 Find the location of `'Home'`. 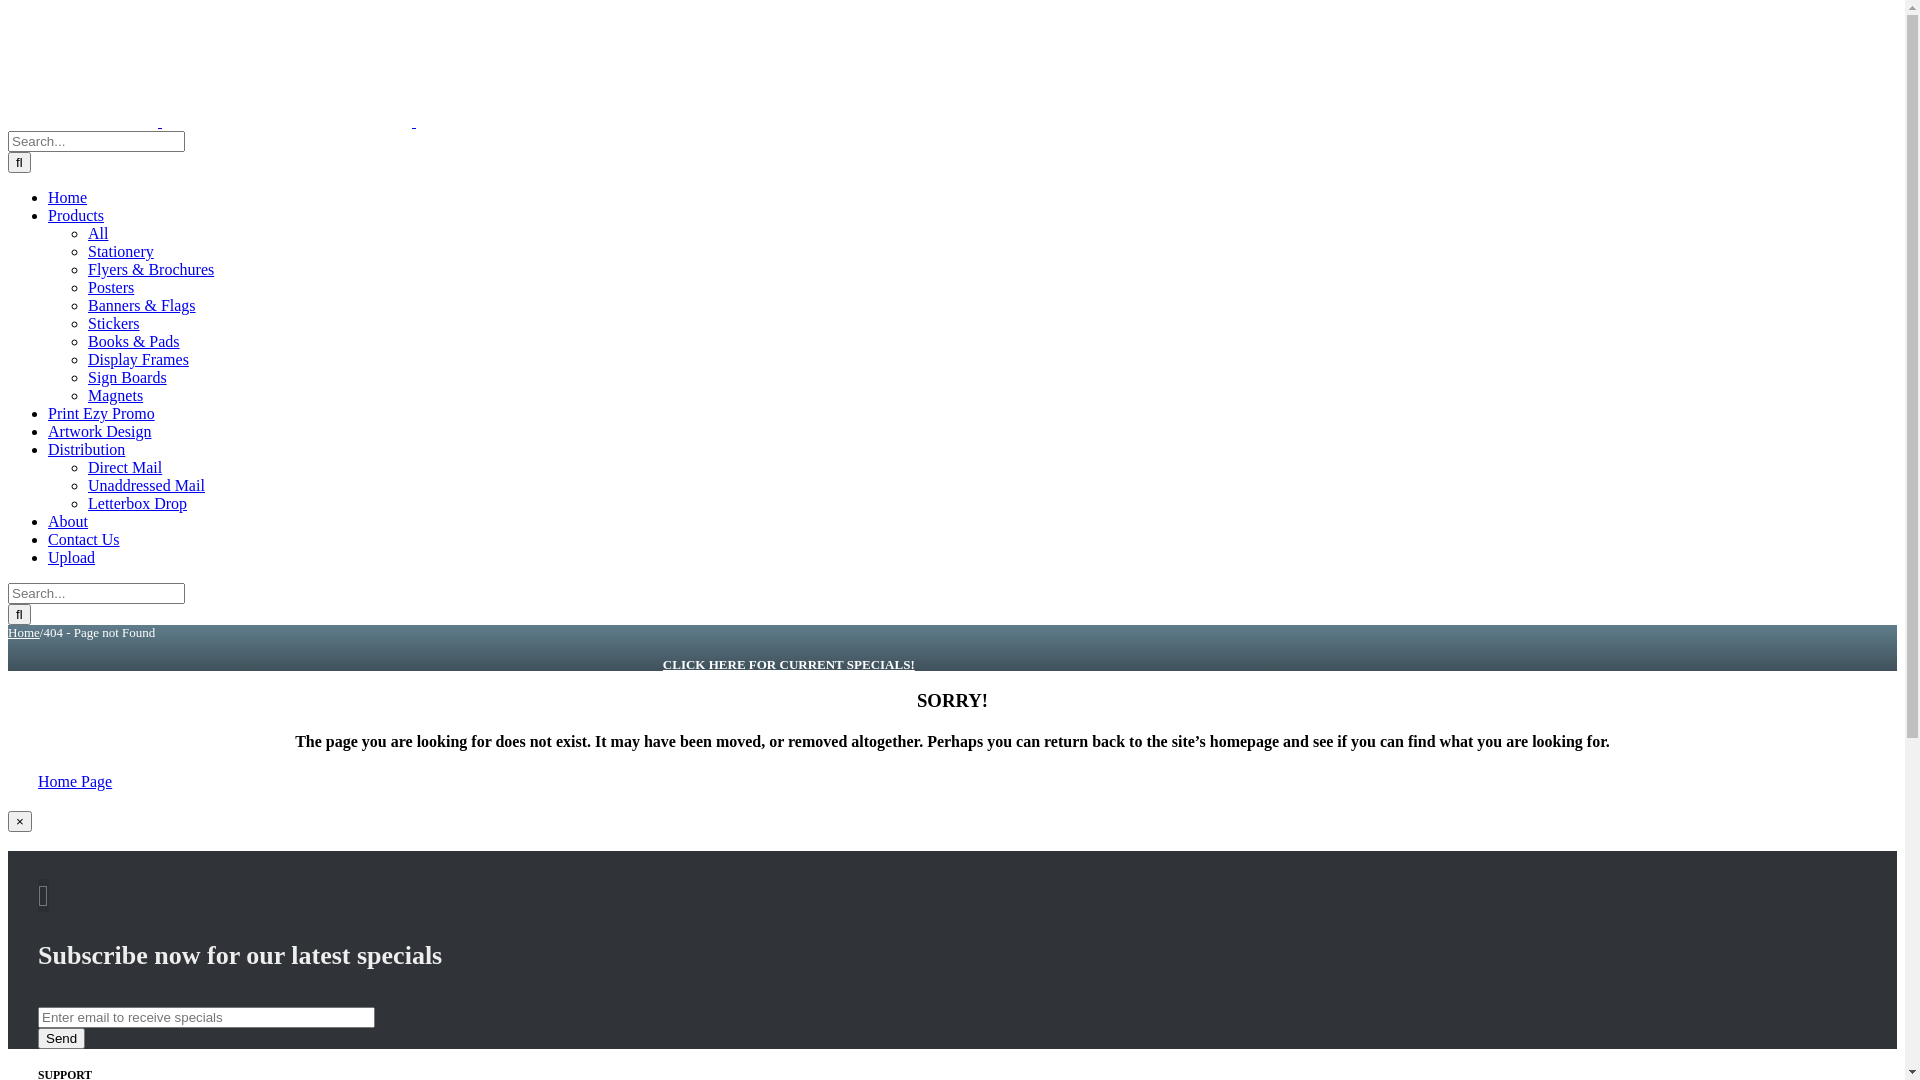

'Home' is located at coordinates (24, 632).